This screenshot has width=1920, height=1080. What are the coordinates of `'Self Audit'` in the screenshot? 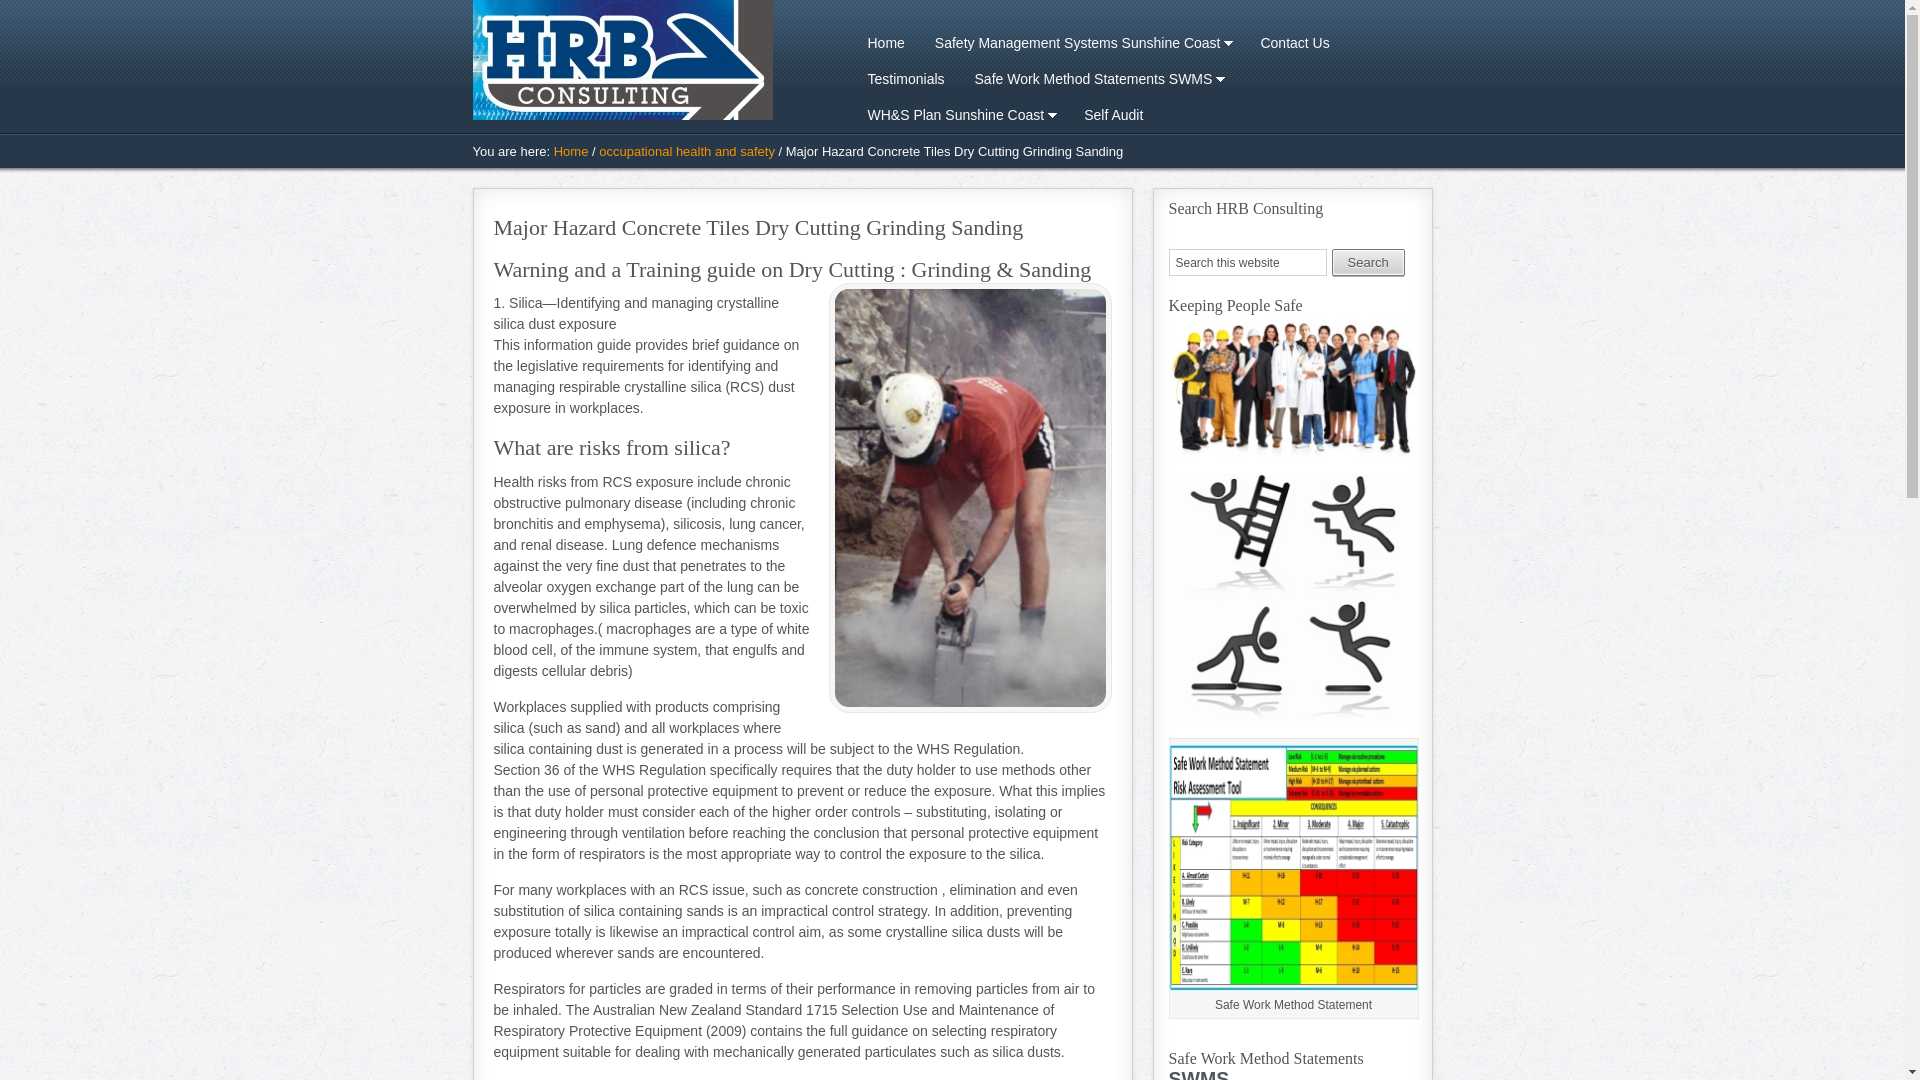 It's located at (1112, 115).